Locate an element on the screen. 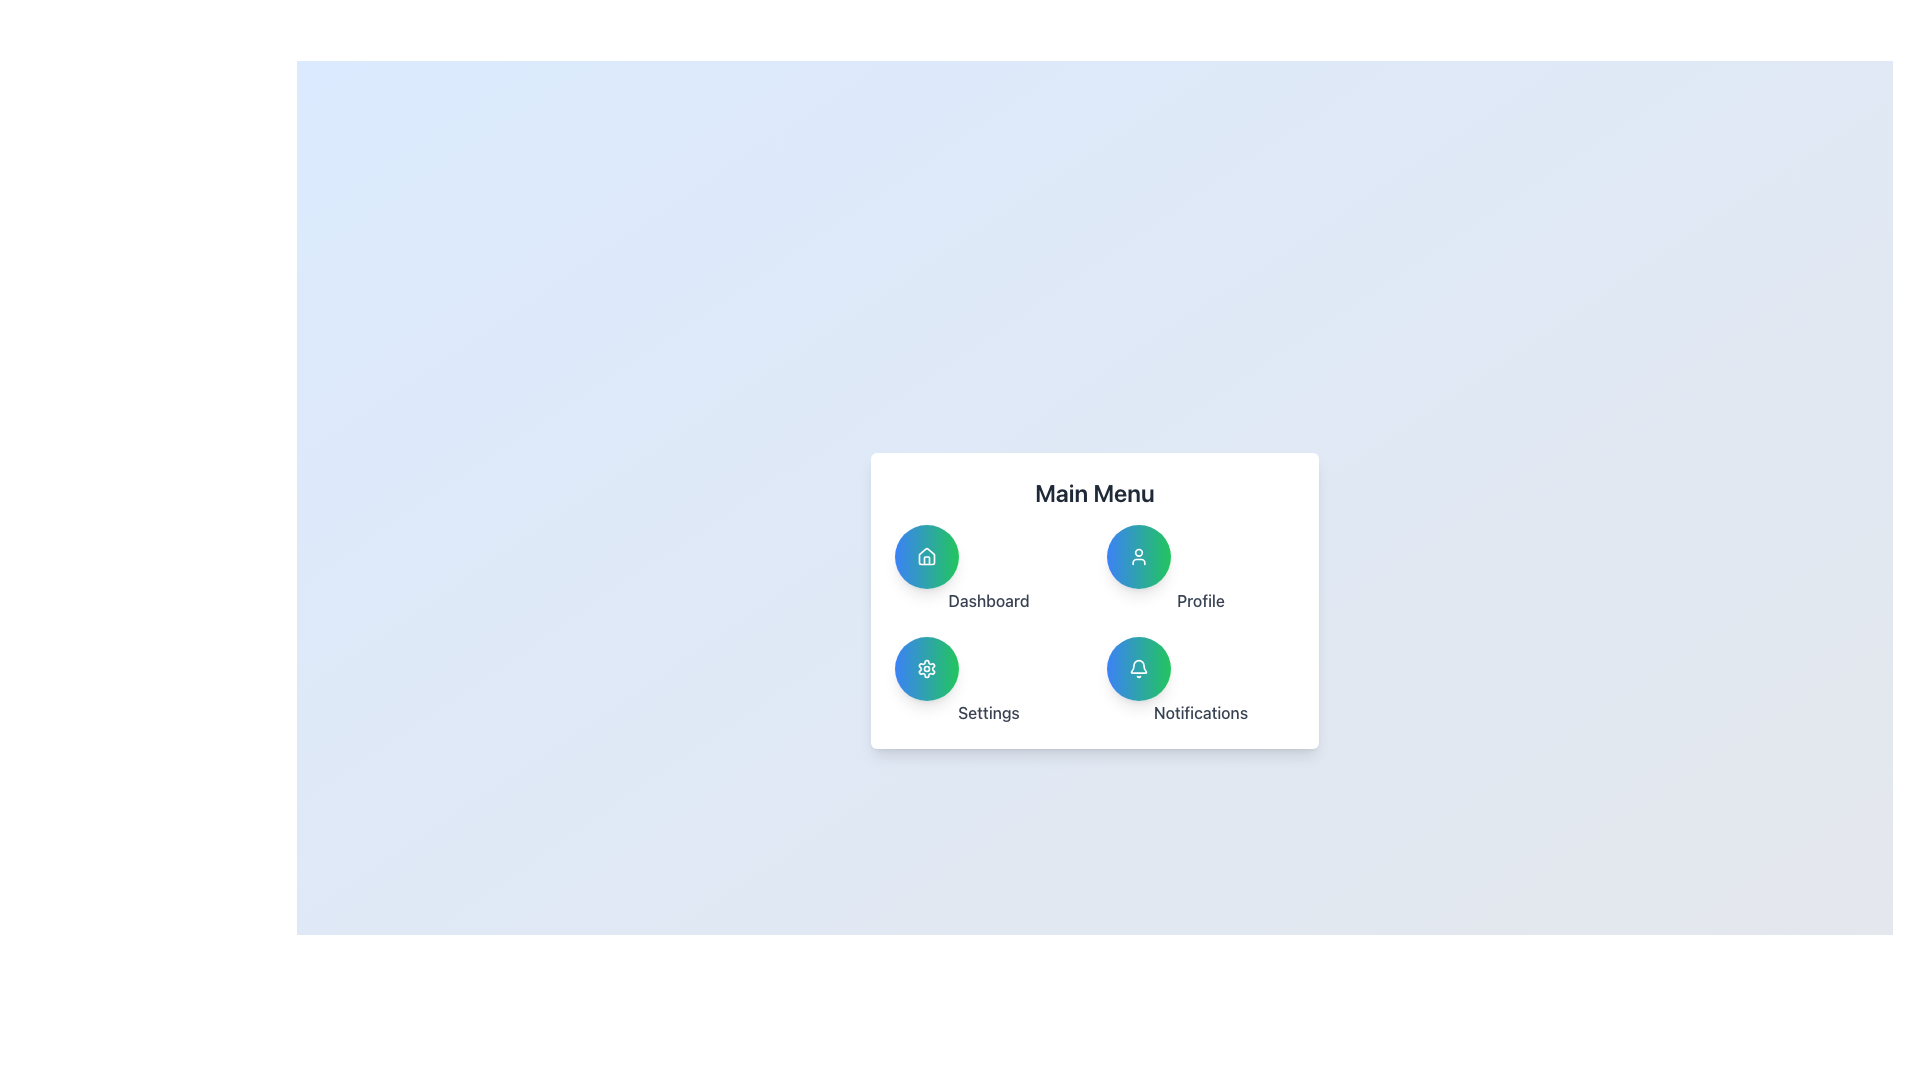 The height and width of the screenshot is (1080, 1920). the buttons within the Navigation Menu Panel, which includes access to Dashboard, Profile, Settings, and Notifications, arranged in a 2x2 grid is located at coordinates (1093, 600).